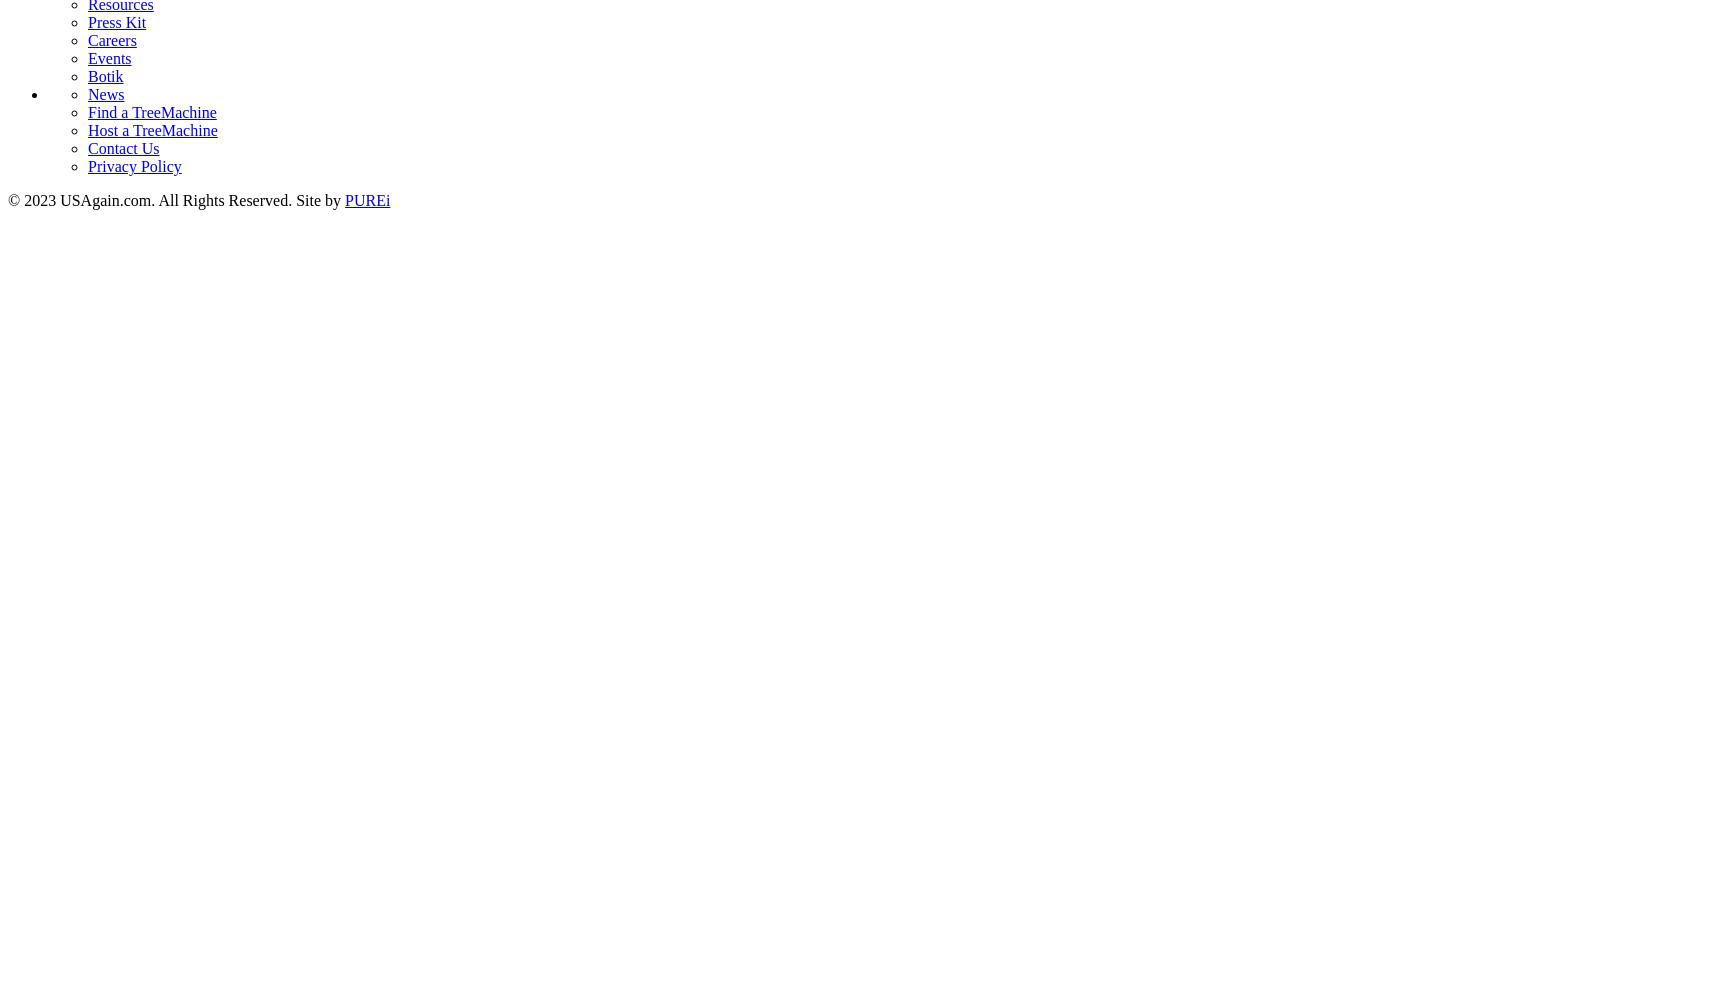  Describe the element at coordinates (110, 39) in the screenshot. I see `'Careers'` at that location.